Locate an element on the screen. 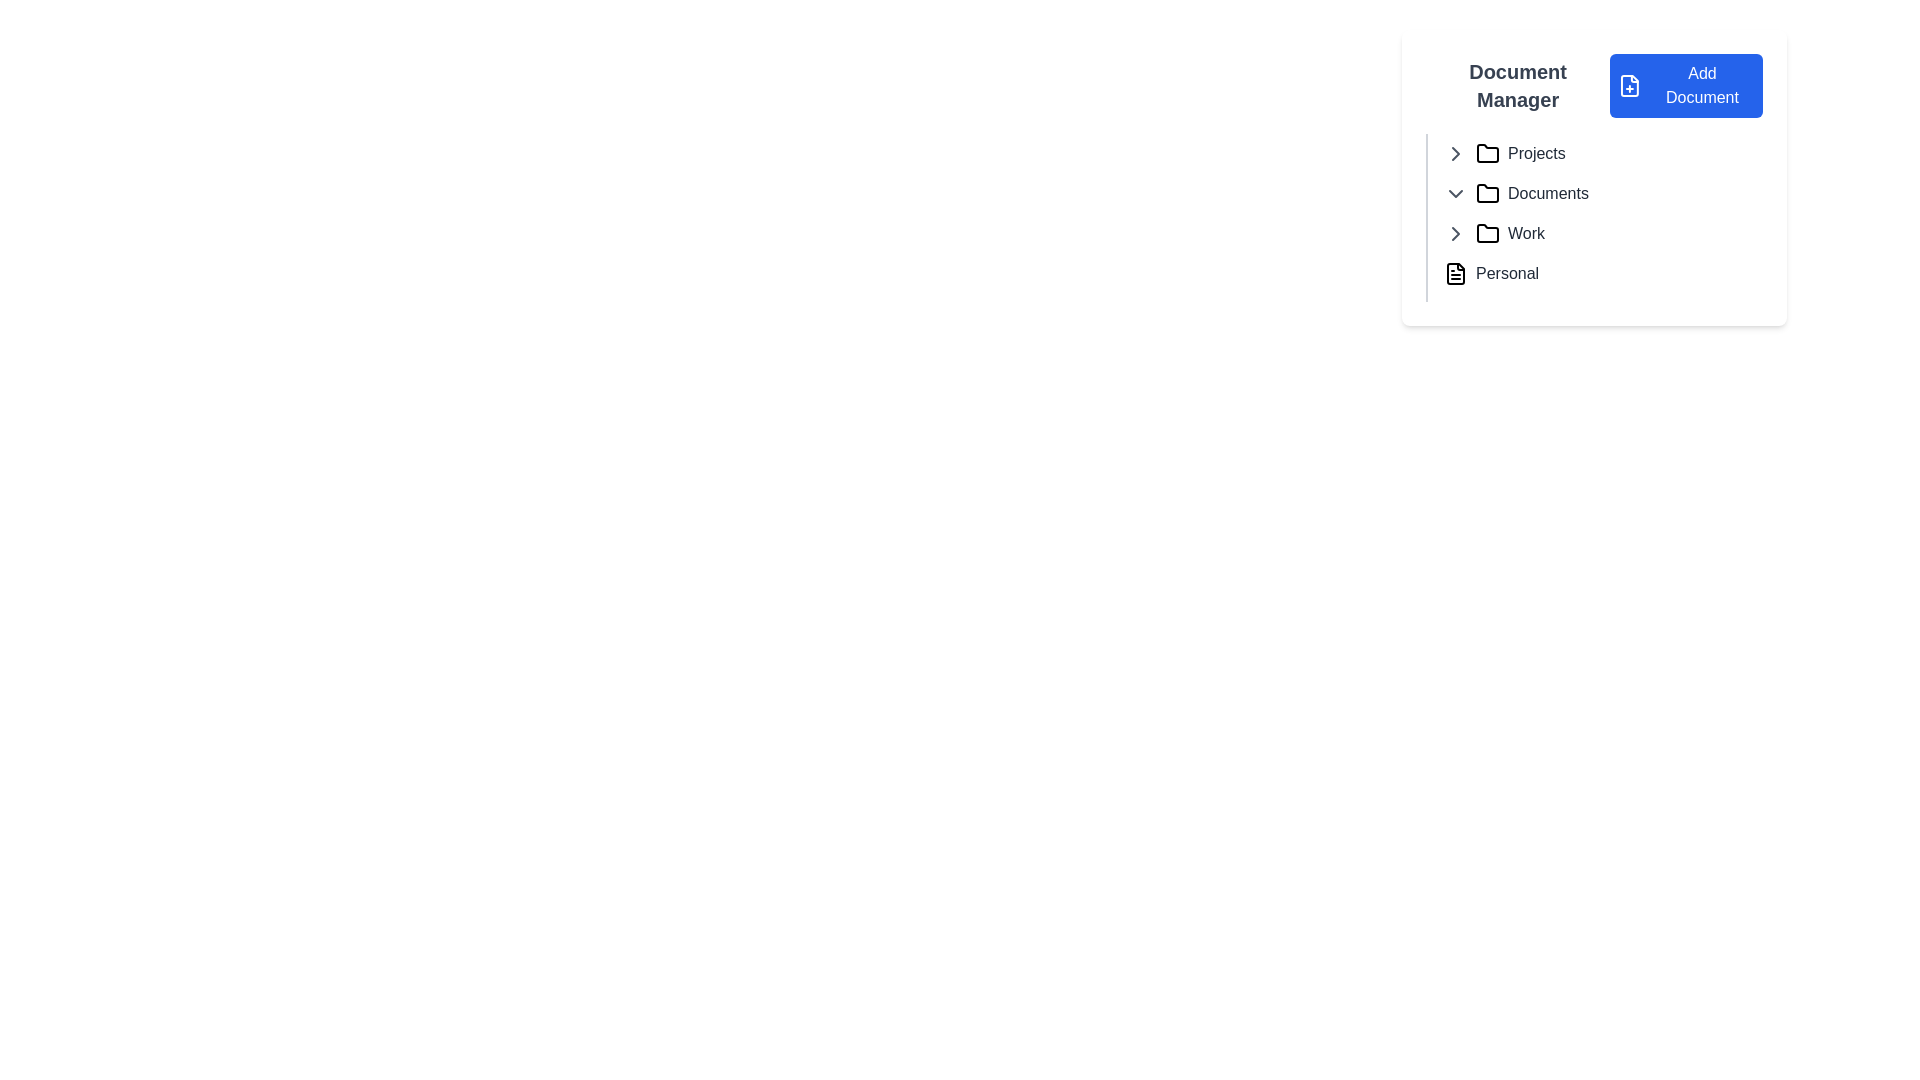 This screenshot has width=1920, height=1080. the graphic icon located to the left of the 'Add Document' text label in the button at the top-right corner of the interface is located at coordinates (1630, 84).